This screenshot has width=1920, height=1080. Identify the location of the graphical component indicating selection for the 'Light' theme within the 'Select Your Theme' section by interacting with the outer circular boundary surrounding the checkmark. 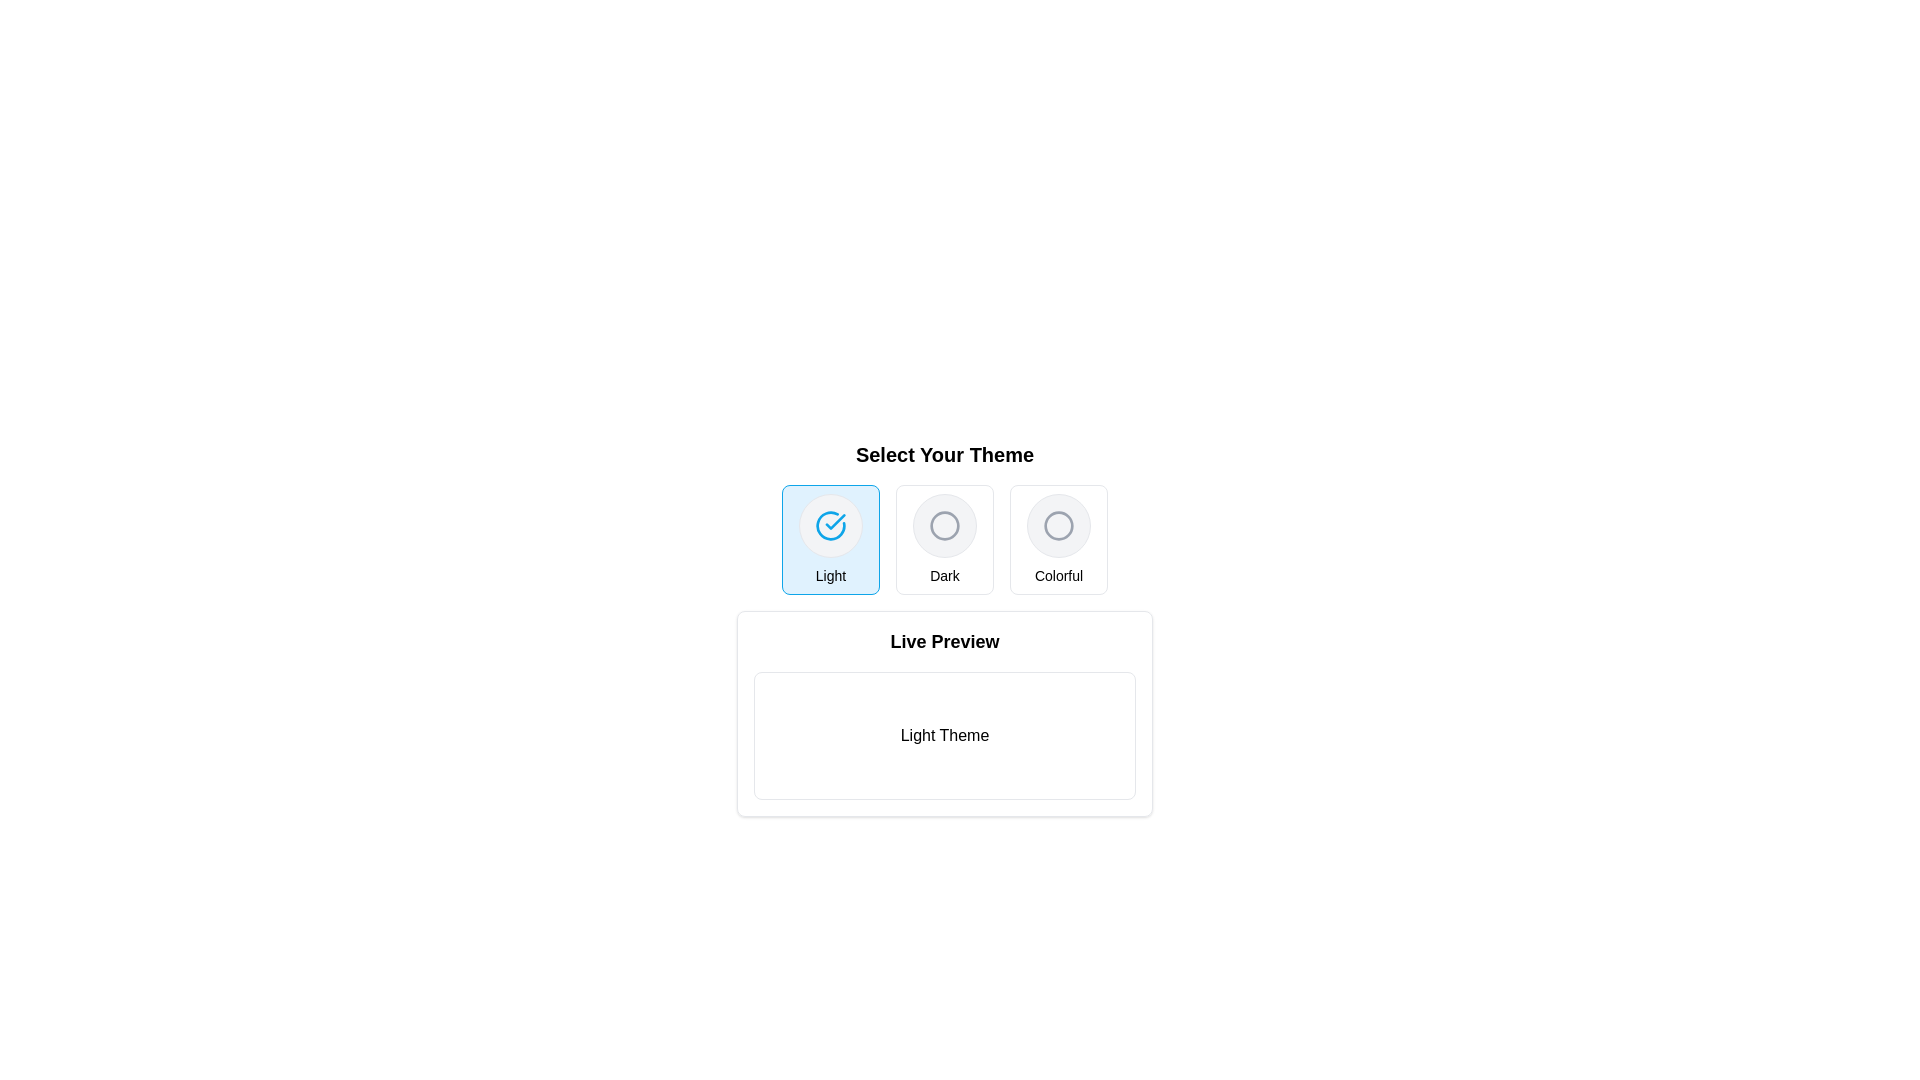
(830, 524).